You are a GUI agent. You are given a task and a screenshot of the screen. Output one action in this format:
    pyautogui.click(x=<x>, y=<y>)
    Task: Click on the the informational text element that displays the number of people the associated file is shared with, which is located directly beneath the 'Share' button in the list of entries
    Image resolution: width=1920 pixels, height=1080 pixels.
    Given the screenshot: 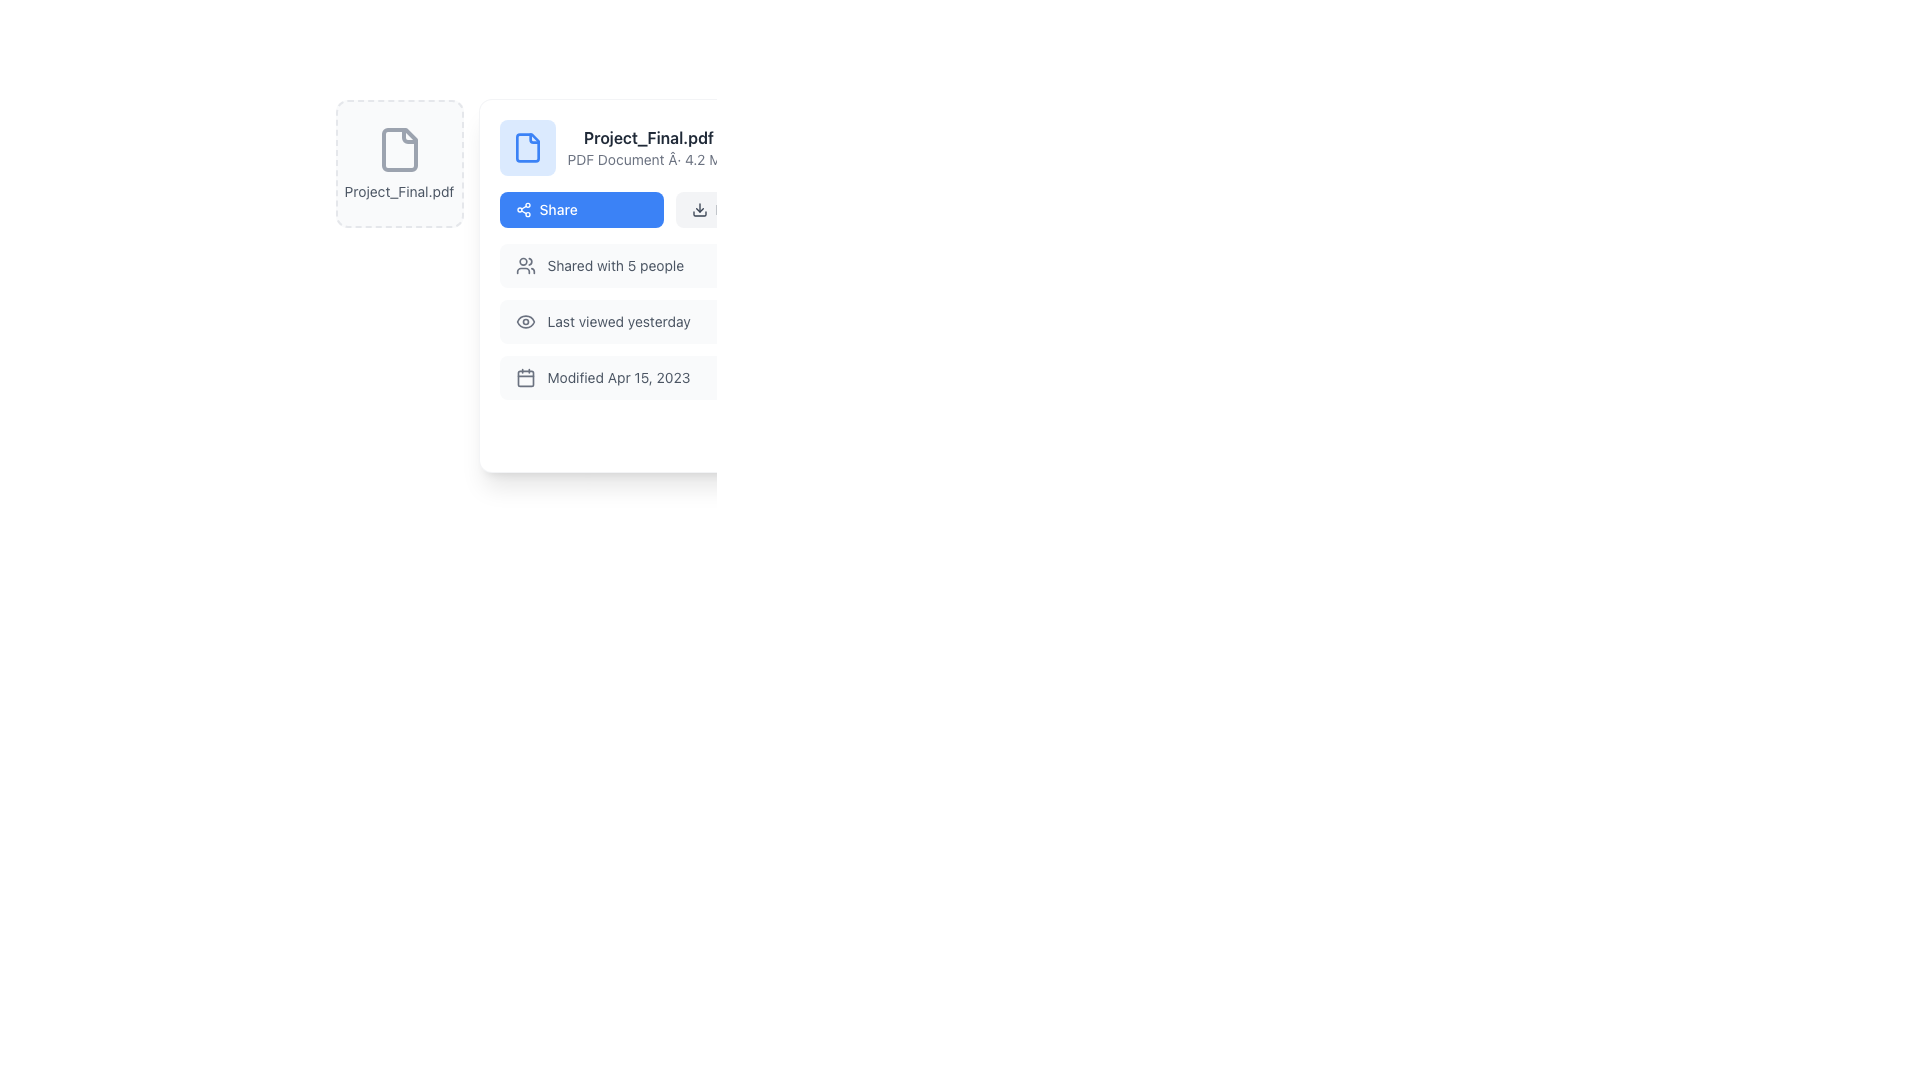 What is the action you would take?
    pyautogui.click(x=669, y=265)
    